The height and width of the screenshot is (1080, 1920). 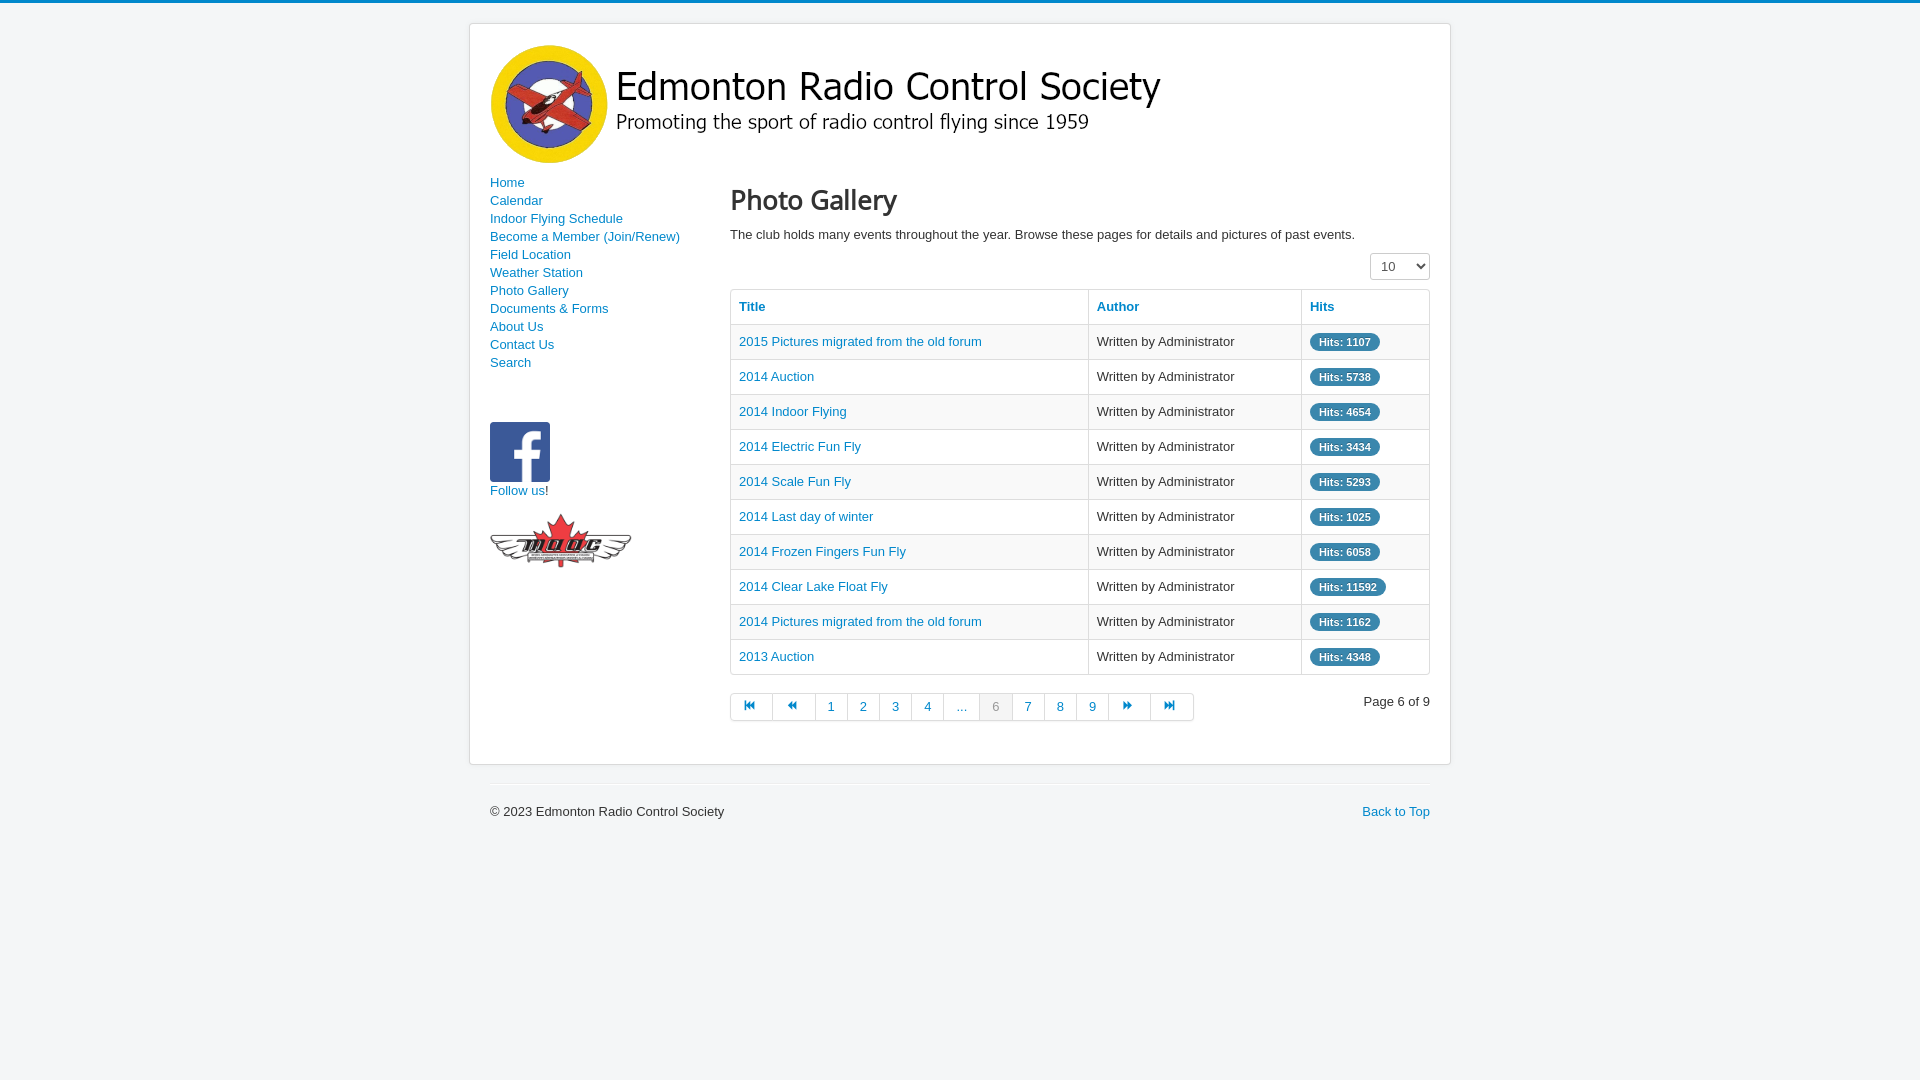 I want to click on 'Documents & Forms', so click(x=599, y=308).